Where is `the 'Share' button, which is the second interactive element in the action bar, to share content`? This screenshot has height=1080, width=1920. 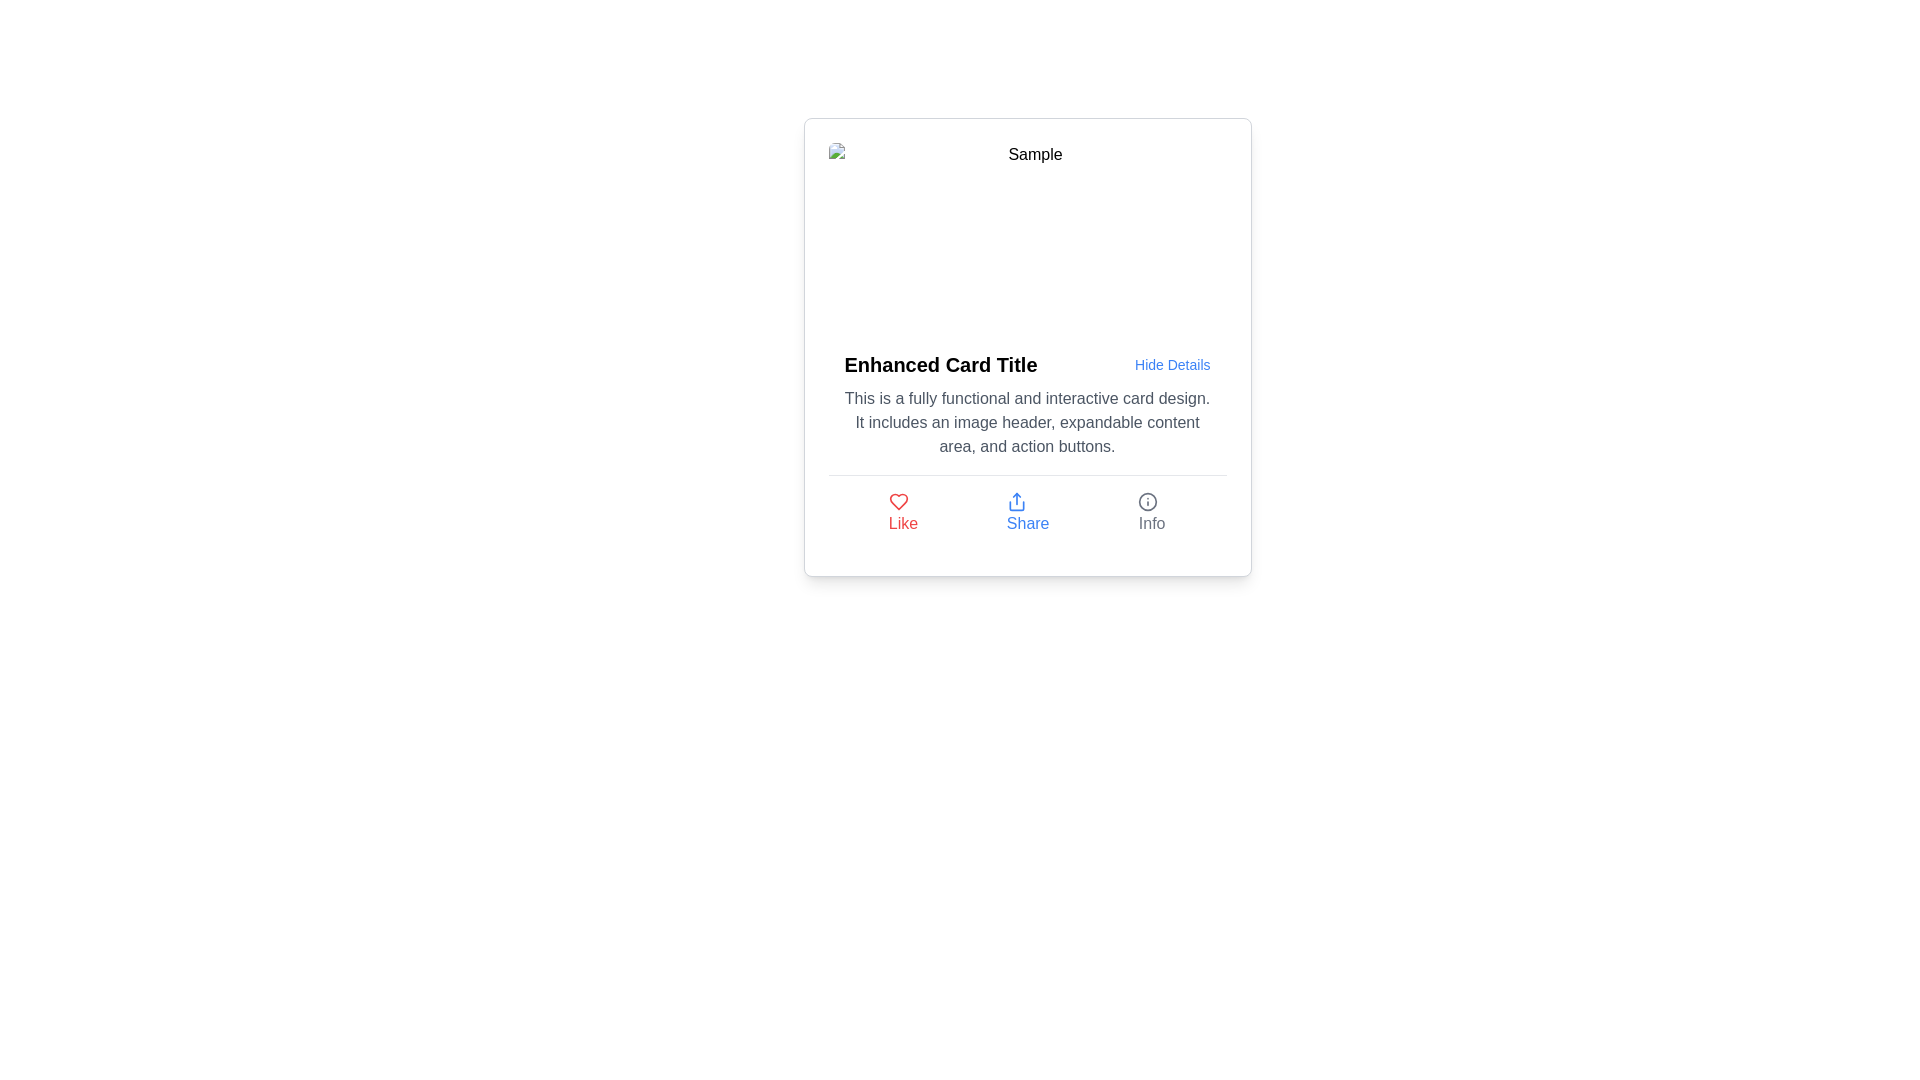 the 'Share' button, which is the second interactive element in the action bar, to share content is located at coordinates (1028, 512).